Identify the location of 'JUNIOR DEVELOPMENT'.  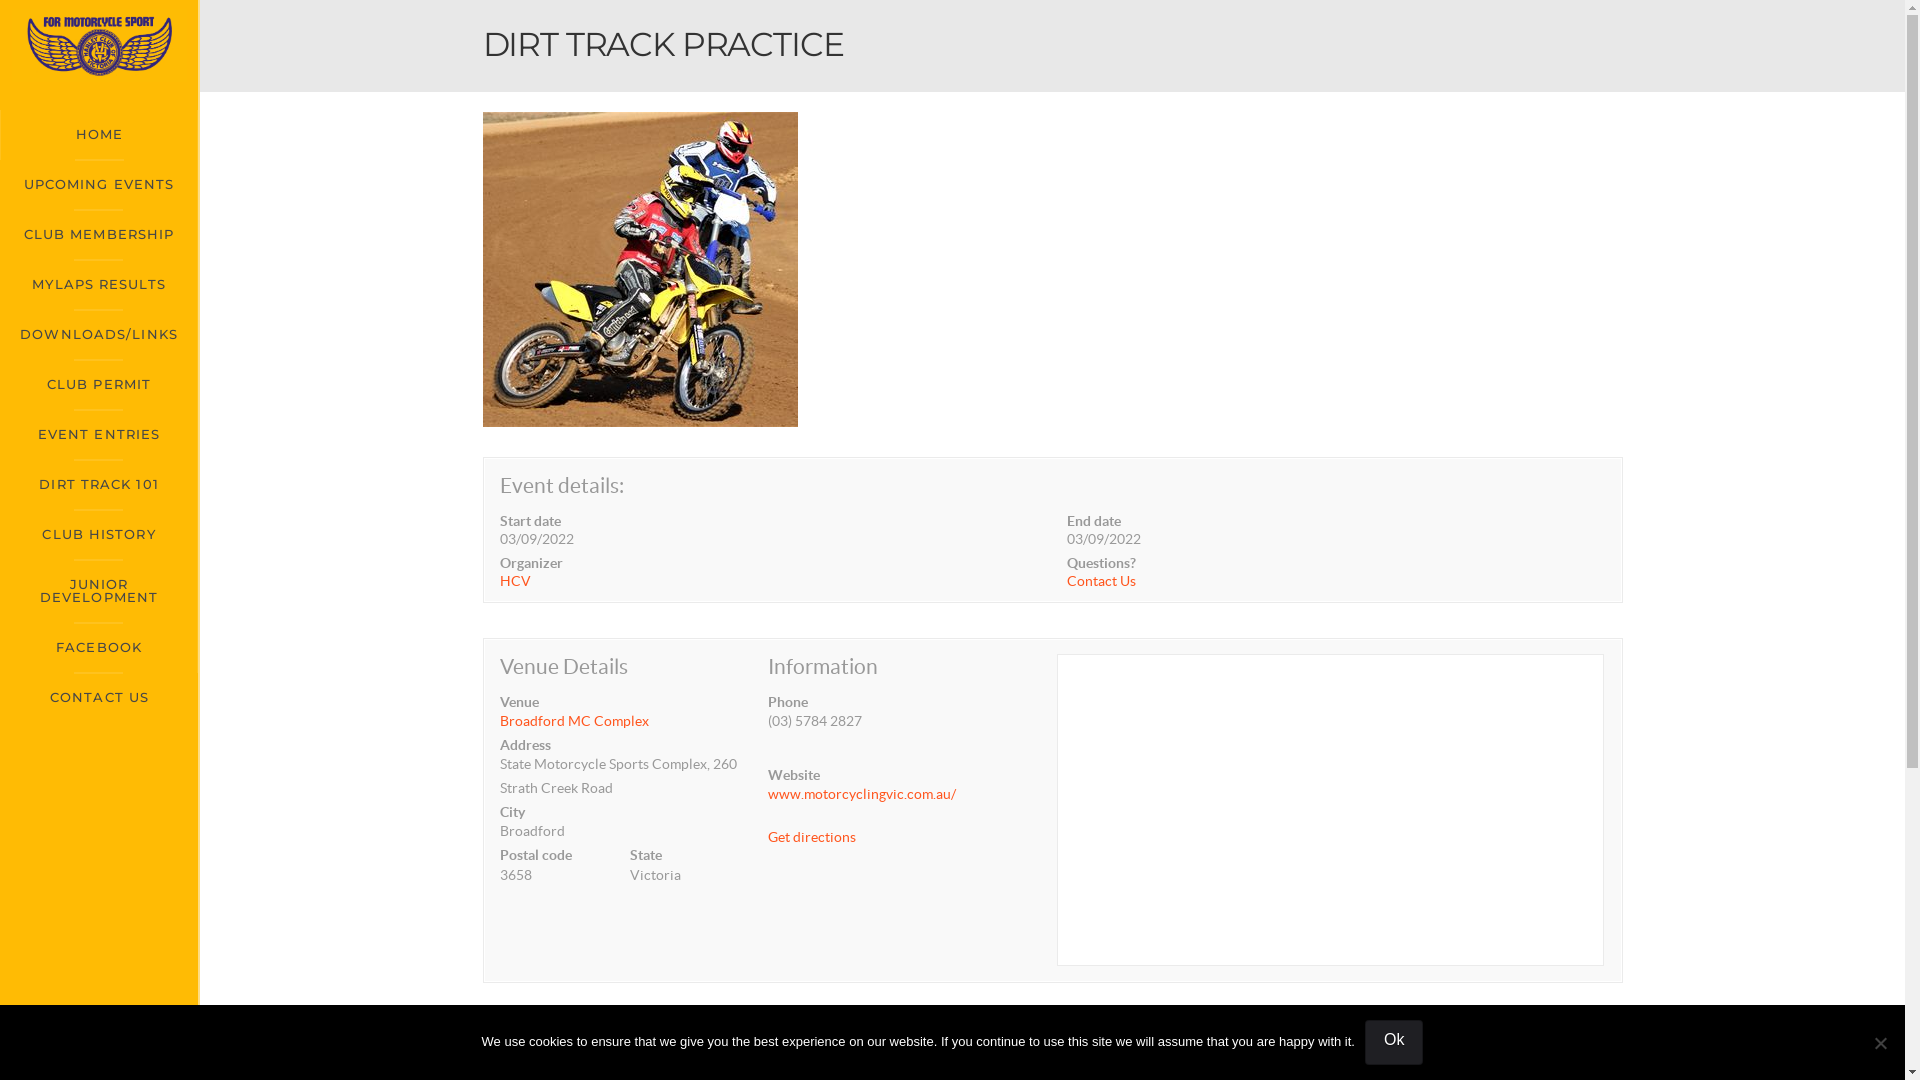
(98, 590).